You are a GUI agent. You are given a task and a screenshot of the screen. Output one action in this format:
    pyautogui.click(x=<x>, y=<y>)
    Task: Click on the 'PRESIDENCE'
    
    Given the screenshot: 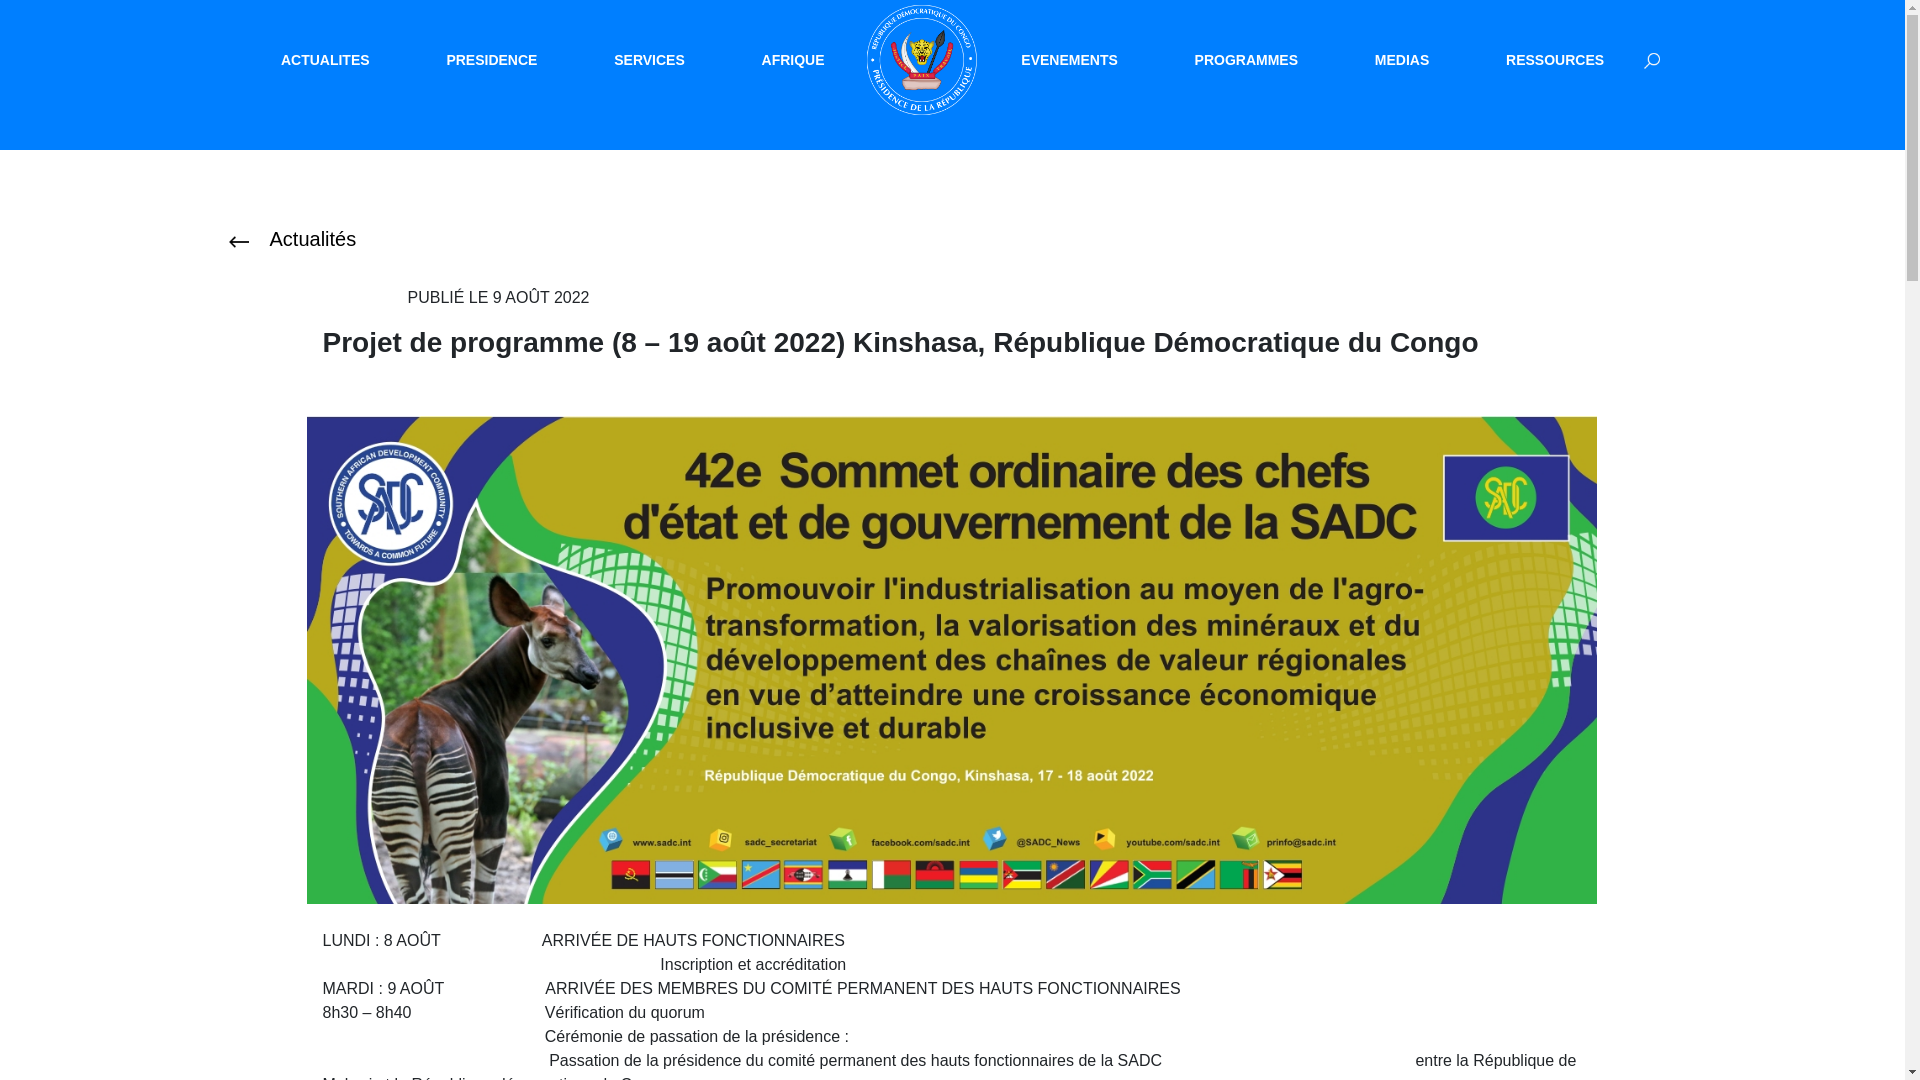 What is the action you would take?
    pyautogui.click(x=491, y=59)
    